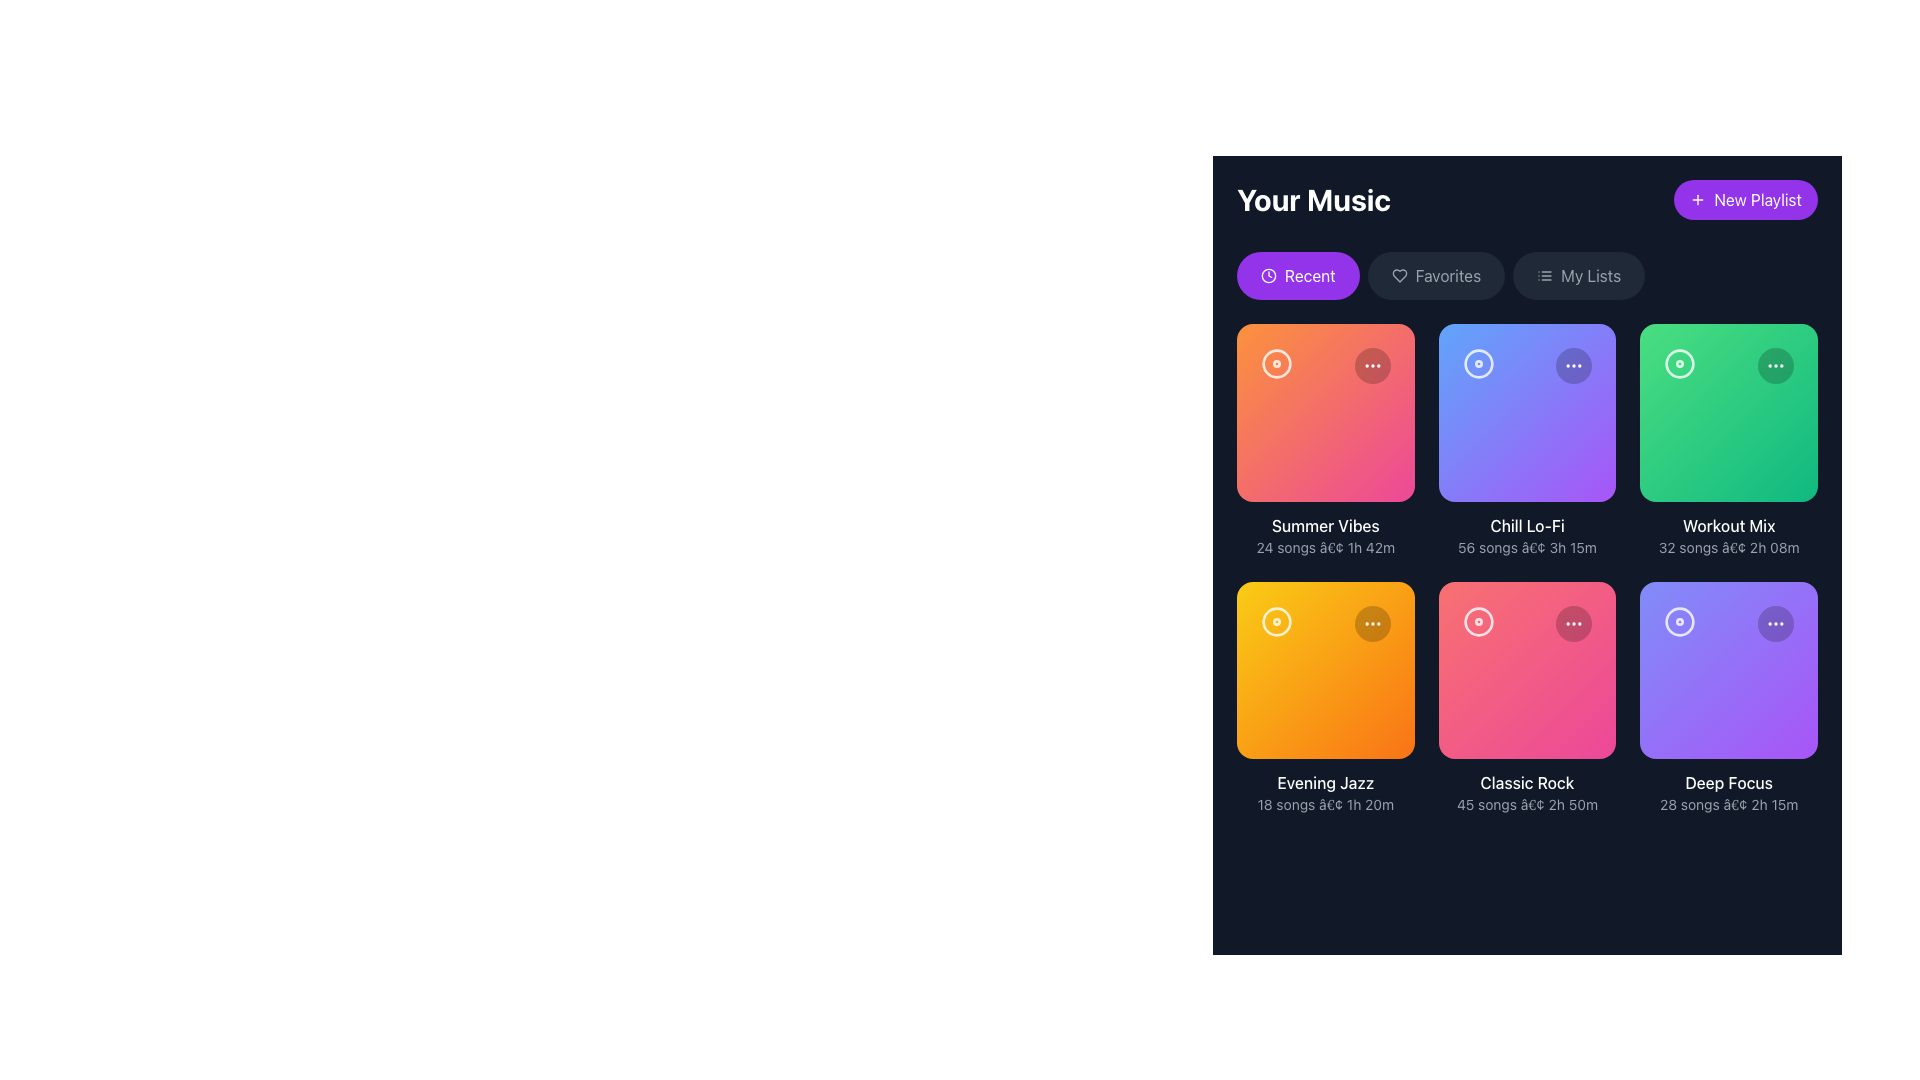  Describe the element at coordinates (1478, 620) in the screenshot. I see `the icon located in the center of the 'Classic Rock' card, which is the fifth card in a grid of six cards` at that location.